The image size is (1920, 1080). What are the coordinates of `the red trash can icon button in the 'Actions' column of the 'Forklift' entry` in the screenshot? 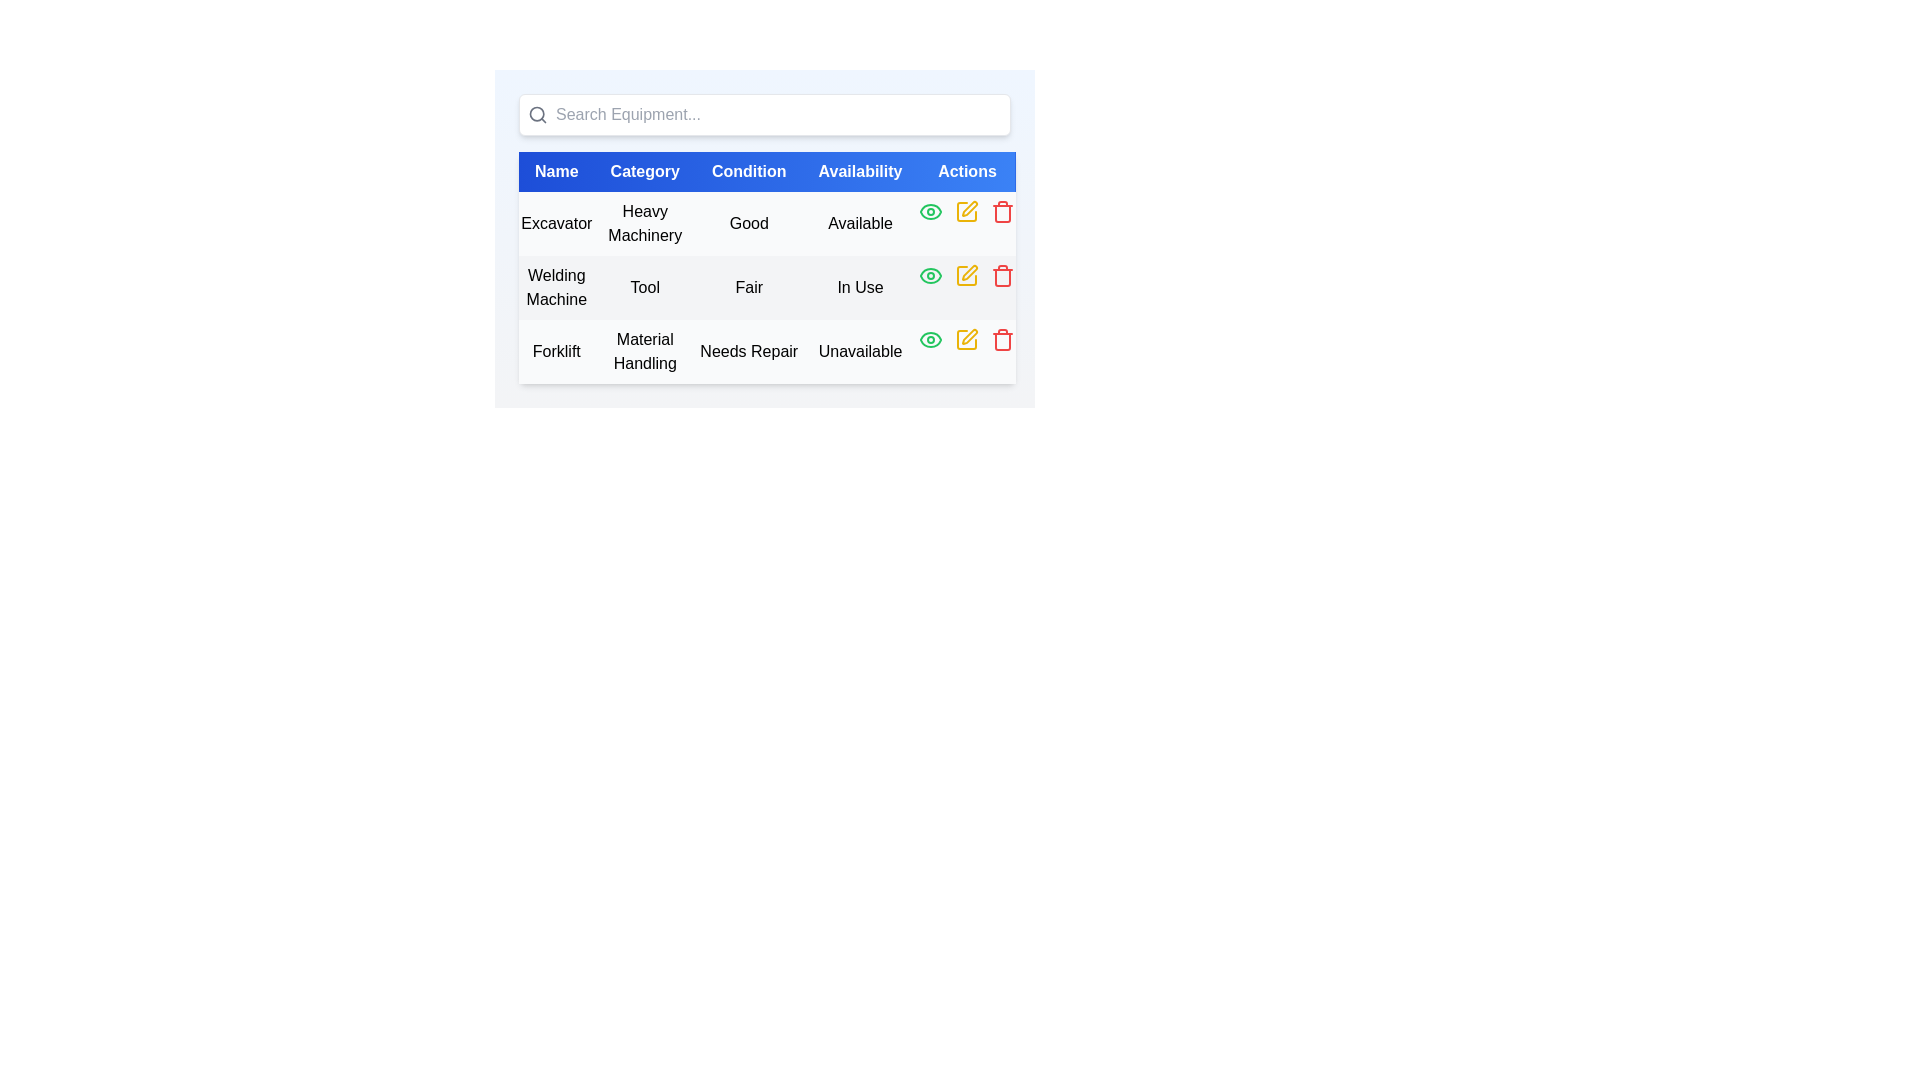 It's located at (1003, 338).